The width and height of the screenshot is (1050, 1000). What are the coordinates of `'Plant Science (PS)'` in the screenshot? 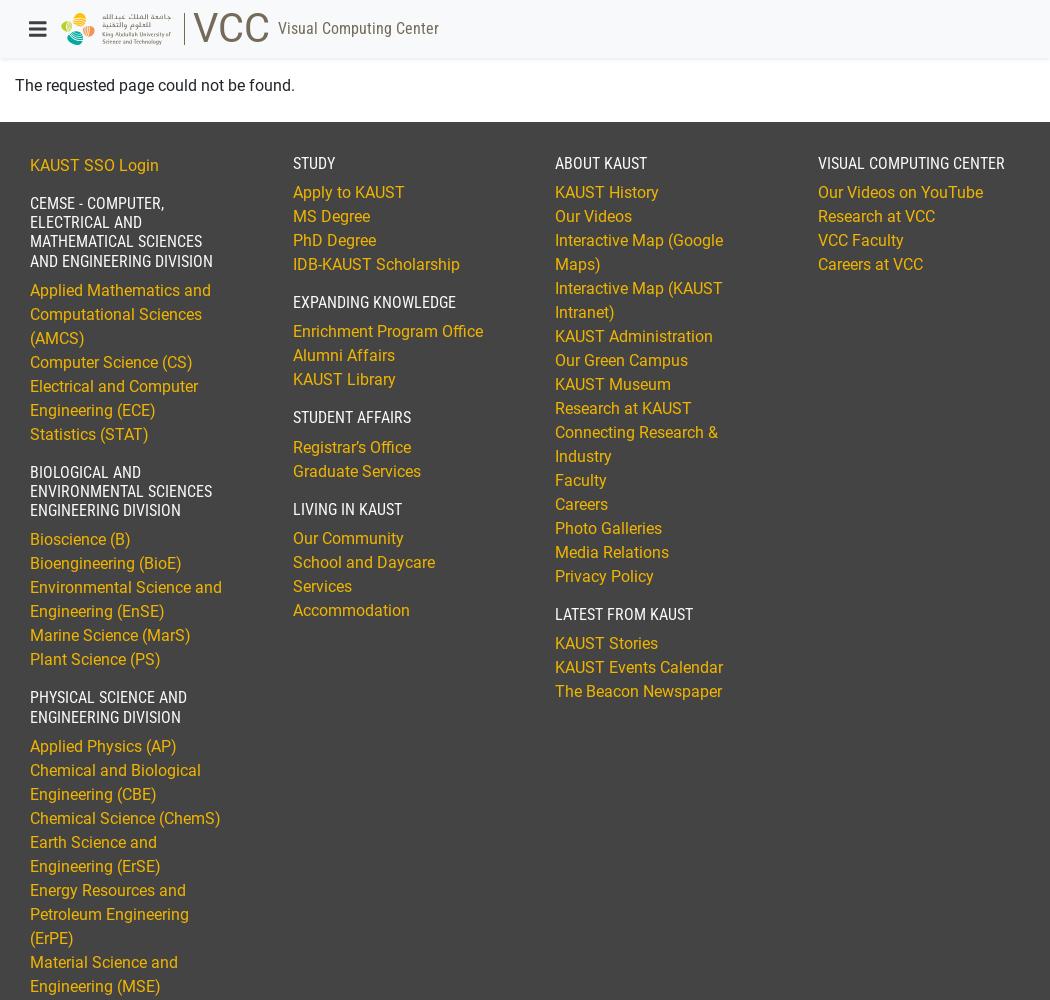 It's located at (30, 659).